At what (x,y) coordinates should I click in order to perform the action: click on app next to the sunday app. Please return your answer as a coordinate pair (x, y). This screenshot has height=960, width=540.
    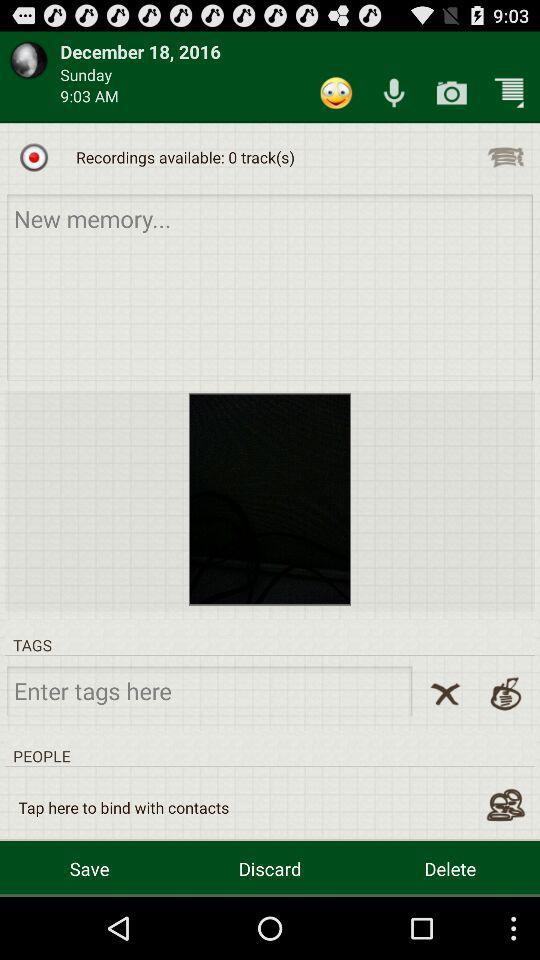
    Looking at the image, I should click on (336, 93).